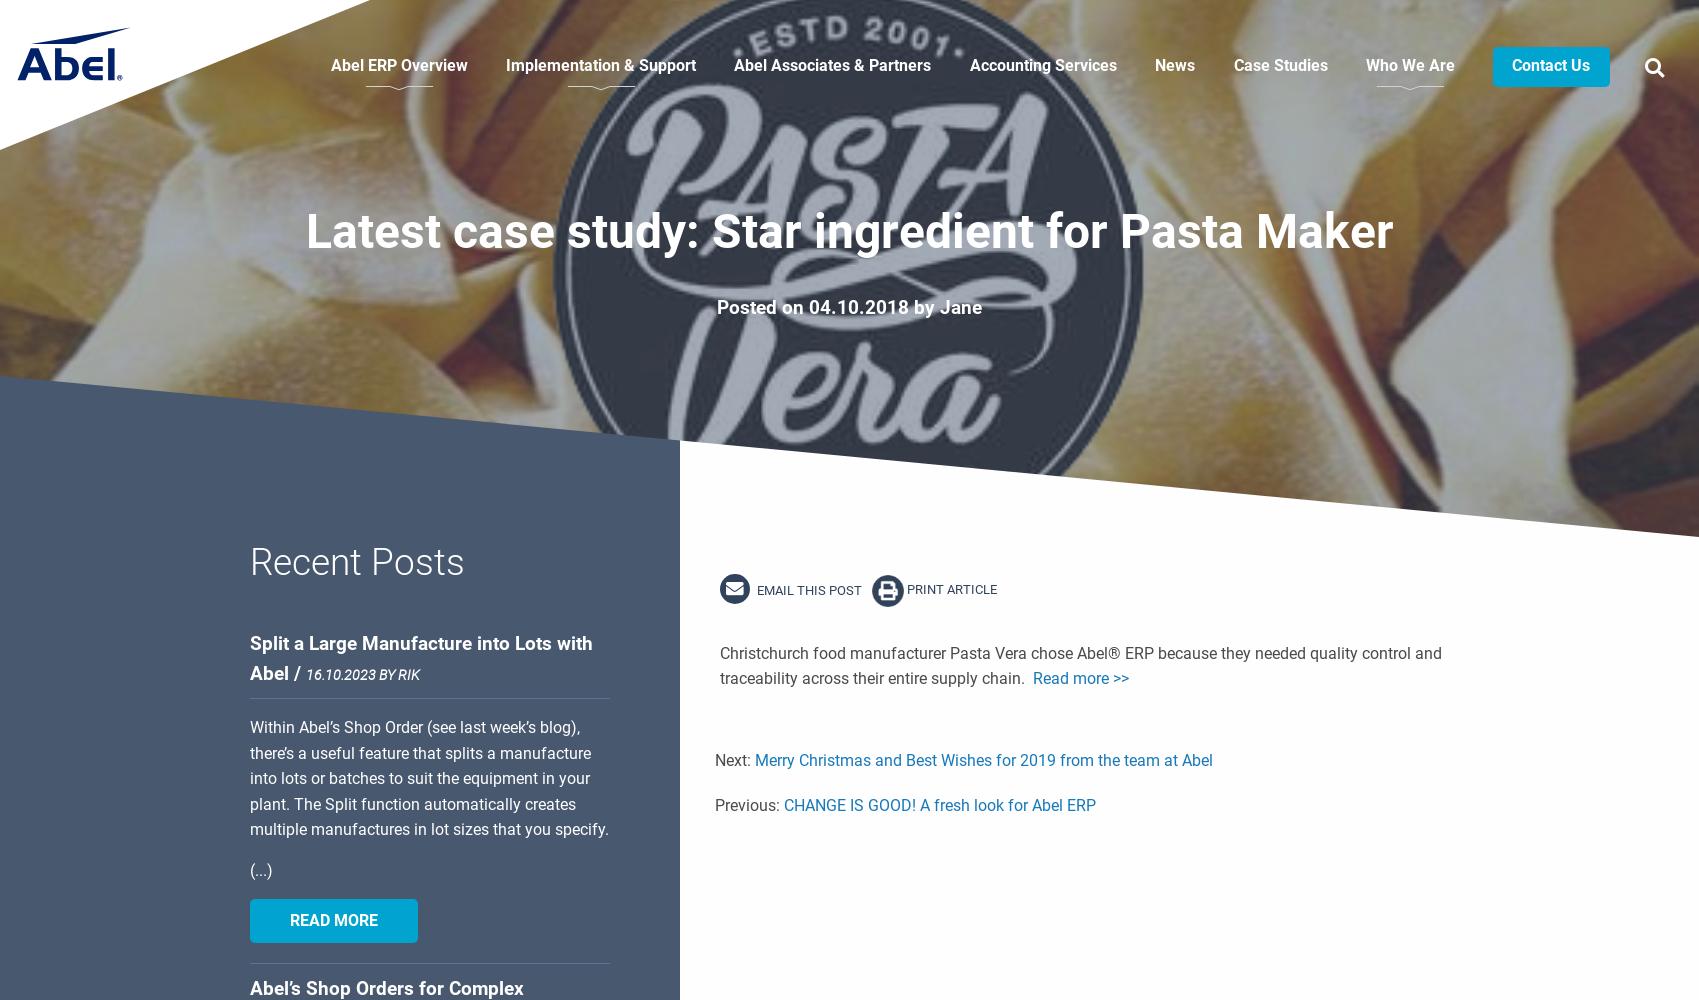 The image size is (1699, 1000). I want to click on 'Case Studies', so click(1279, 64).